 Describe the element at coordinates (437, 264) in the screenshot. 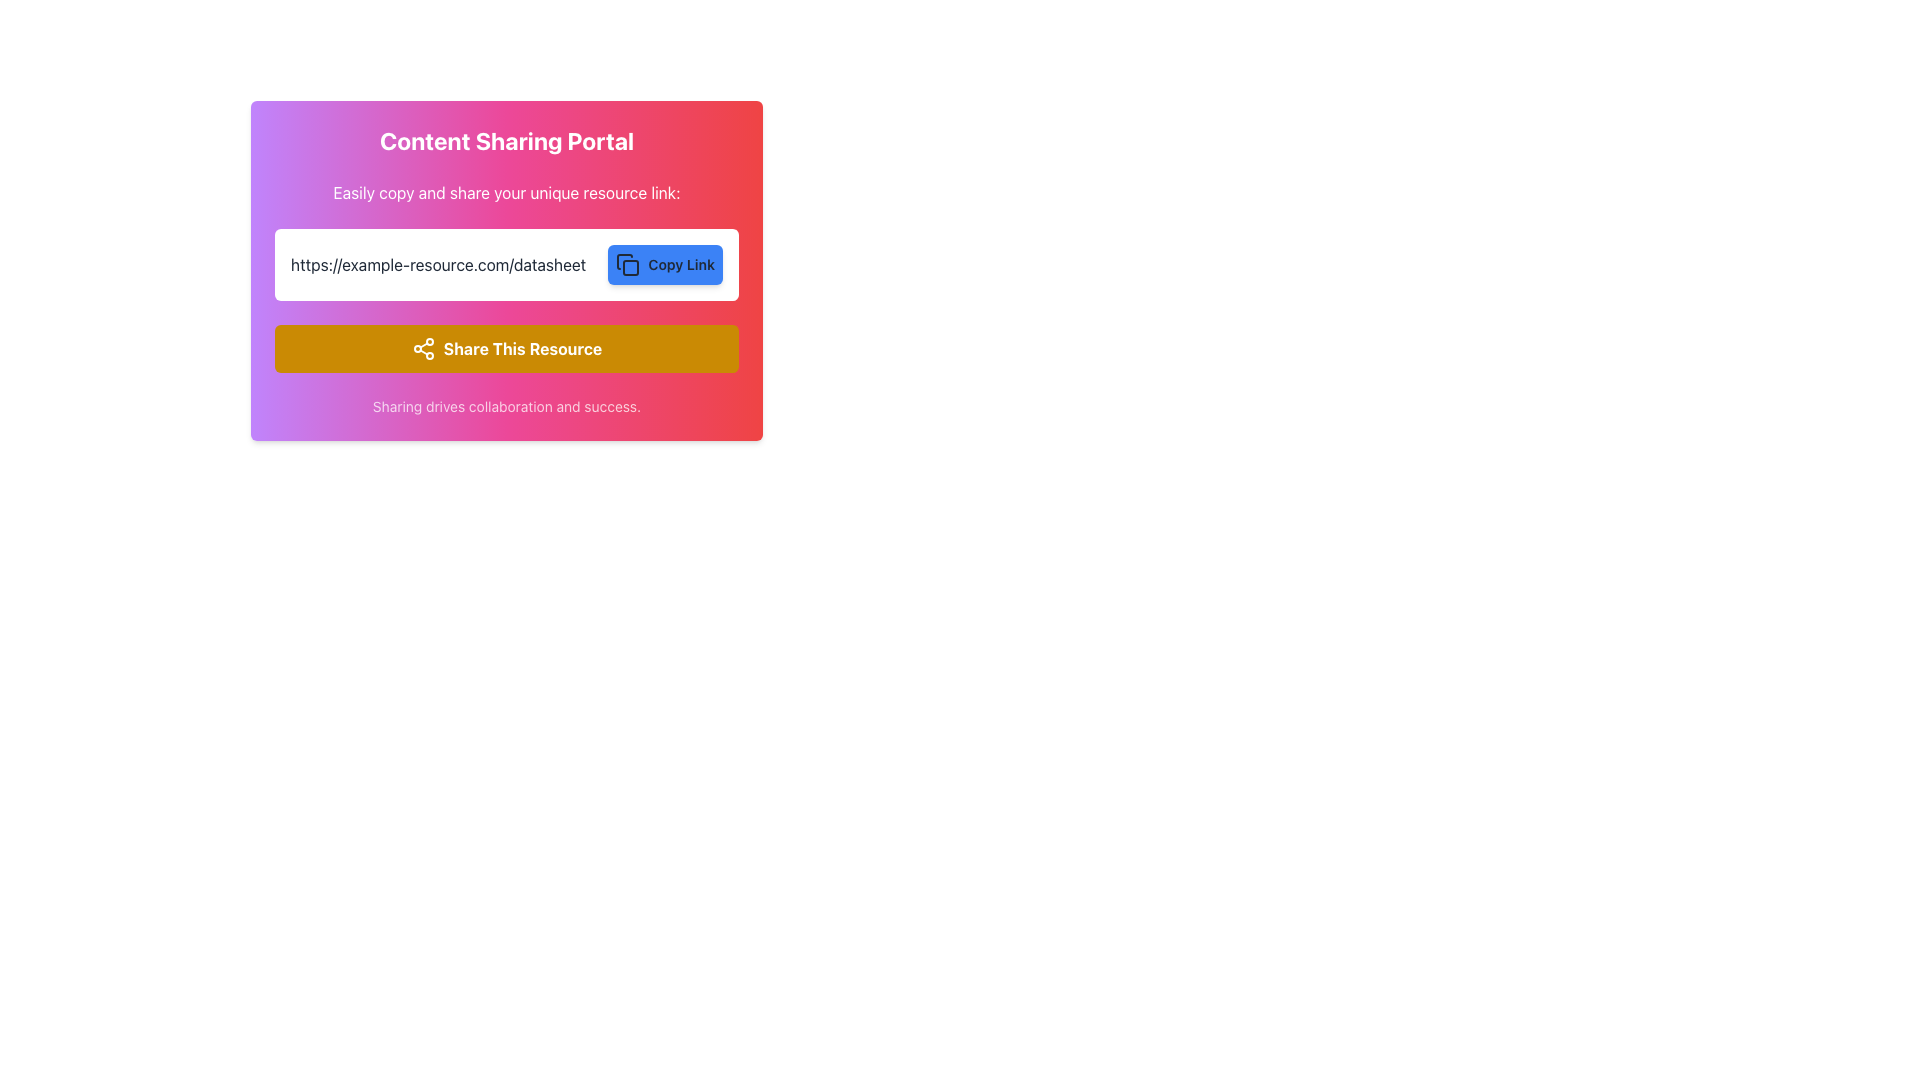

I see `the Text Label displaying the URL, located to the left of the 'Copy Link' button in the upper white box` at that location.